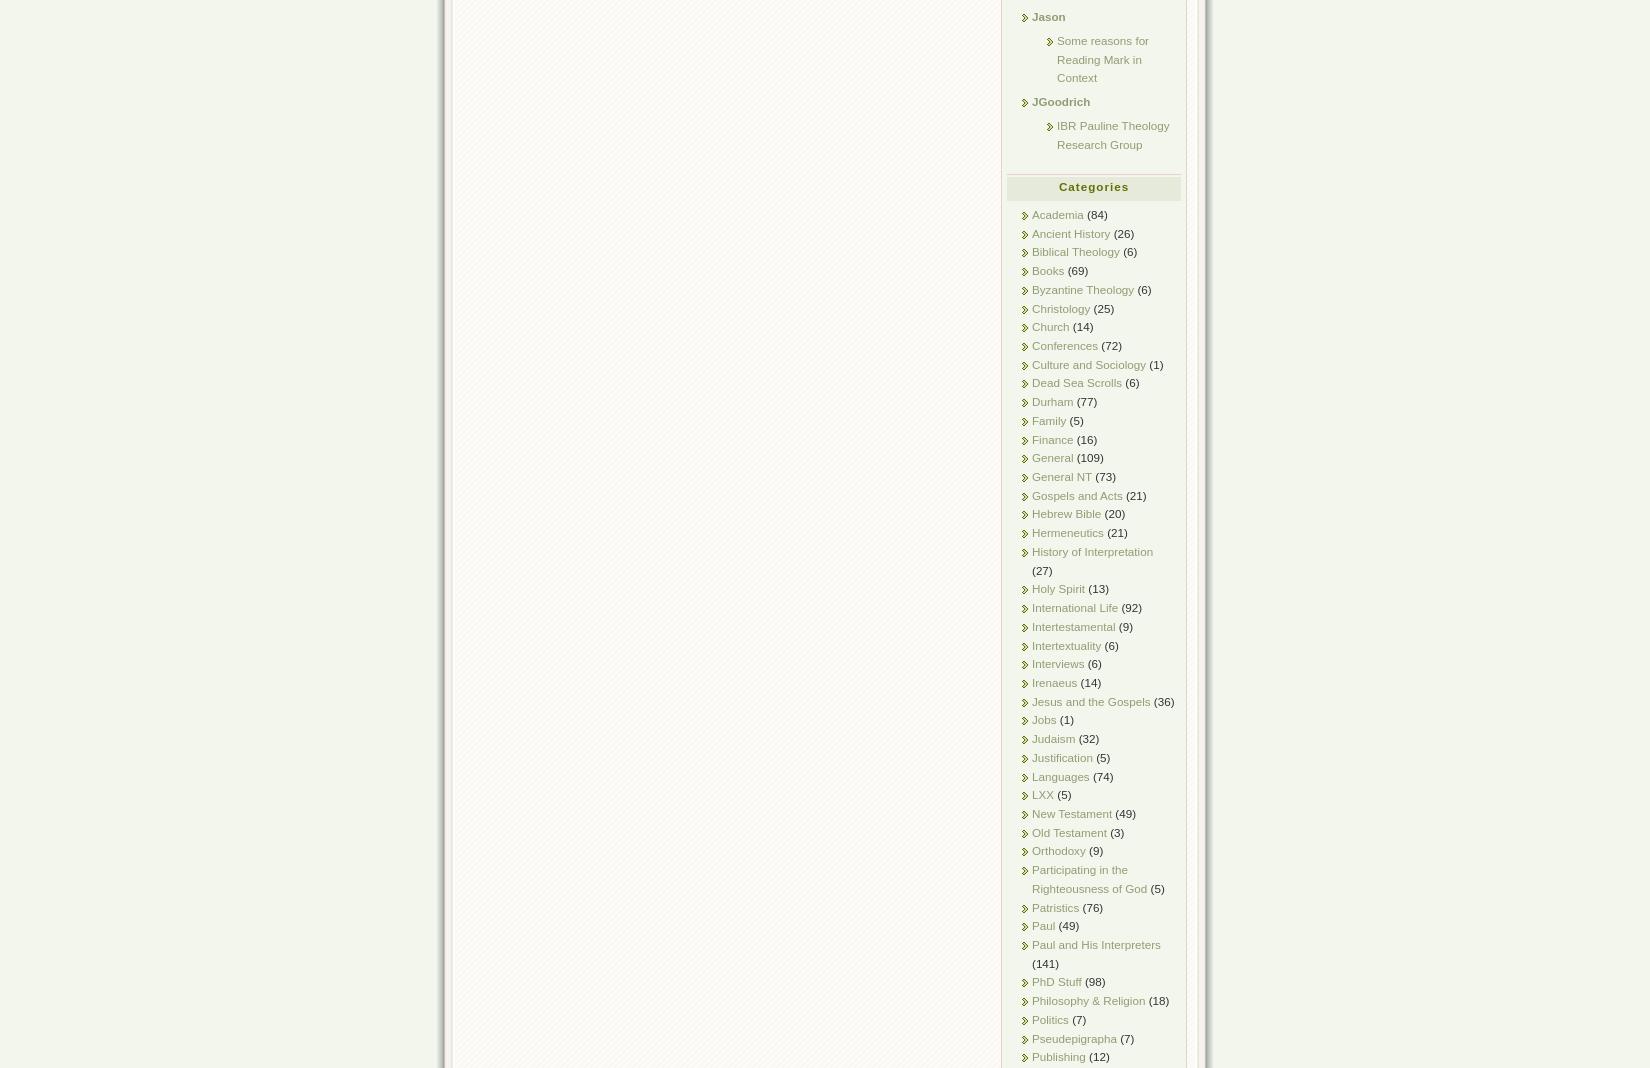  I want to click on 'Orthodoxy', so click(1058, 849).